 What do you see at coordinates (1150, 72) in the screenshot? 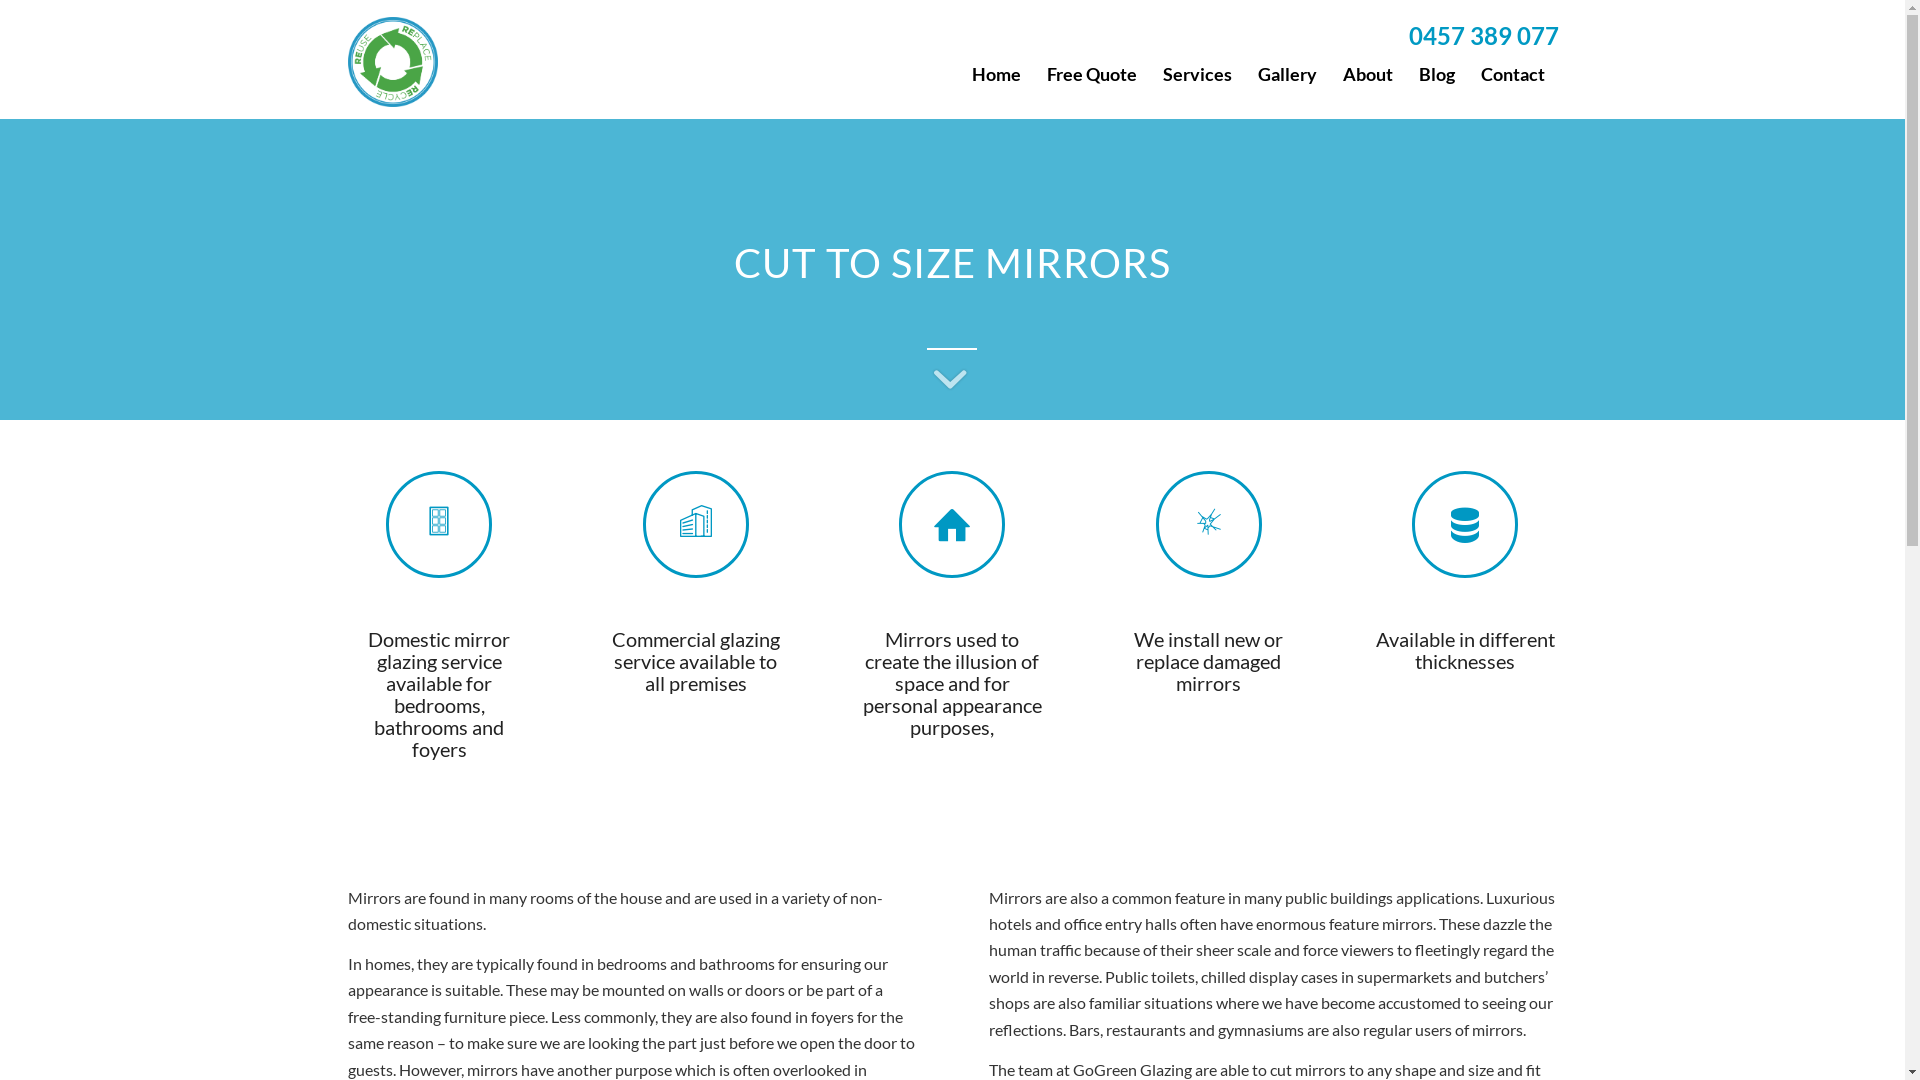
I see `'Services'` at bounding box center [1150, 72].